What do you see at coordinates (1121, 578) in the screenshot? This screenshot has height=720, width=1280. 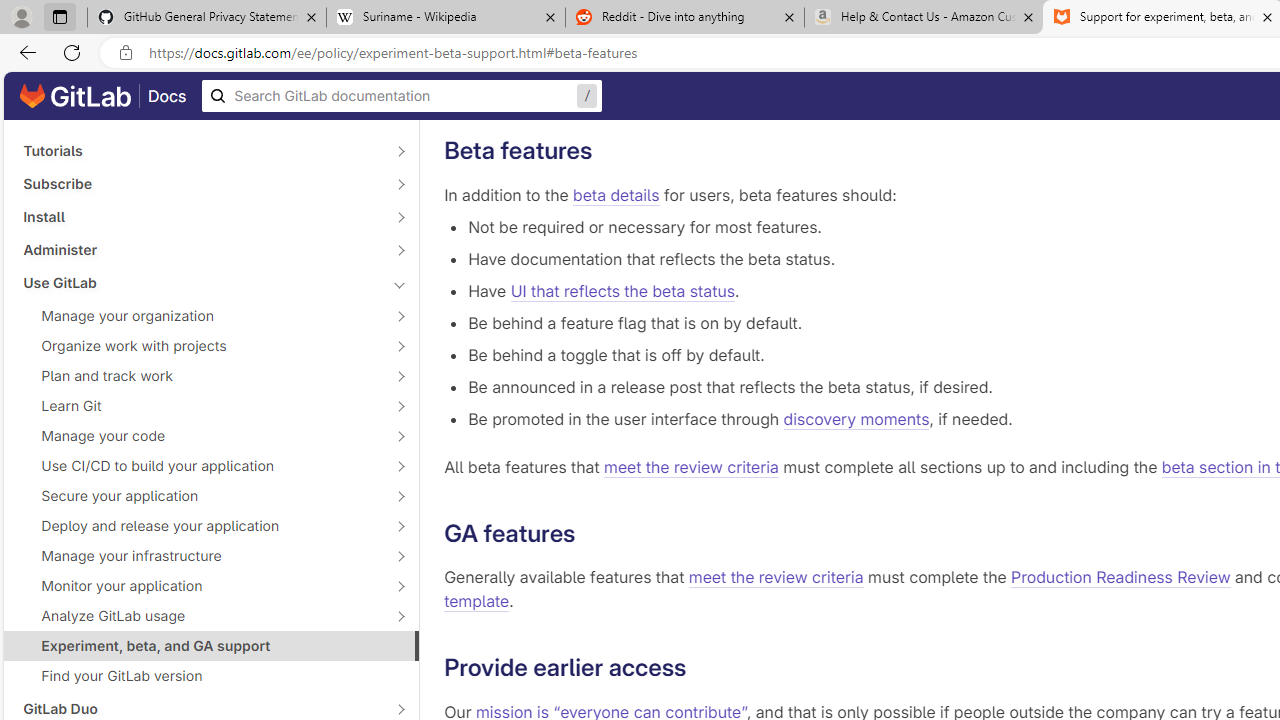 I see `'Production Readiness Review'` at bounding box center [1121, 578].